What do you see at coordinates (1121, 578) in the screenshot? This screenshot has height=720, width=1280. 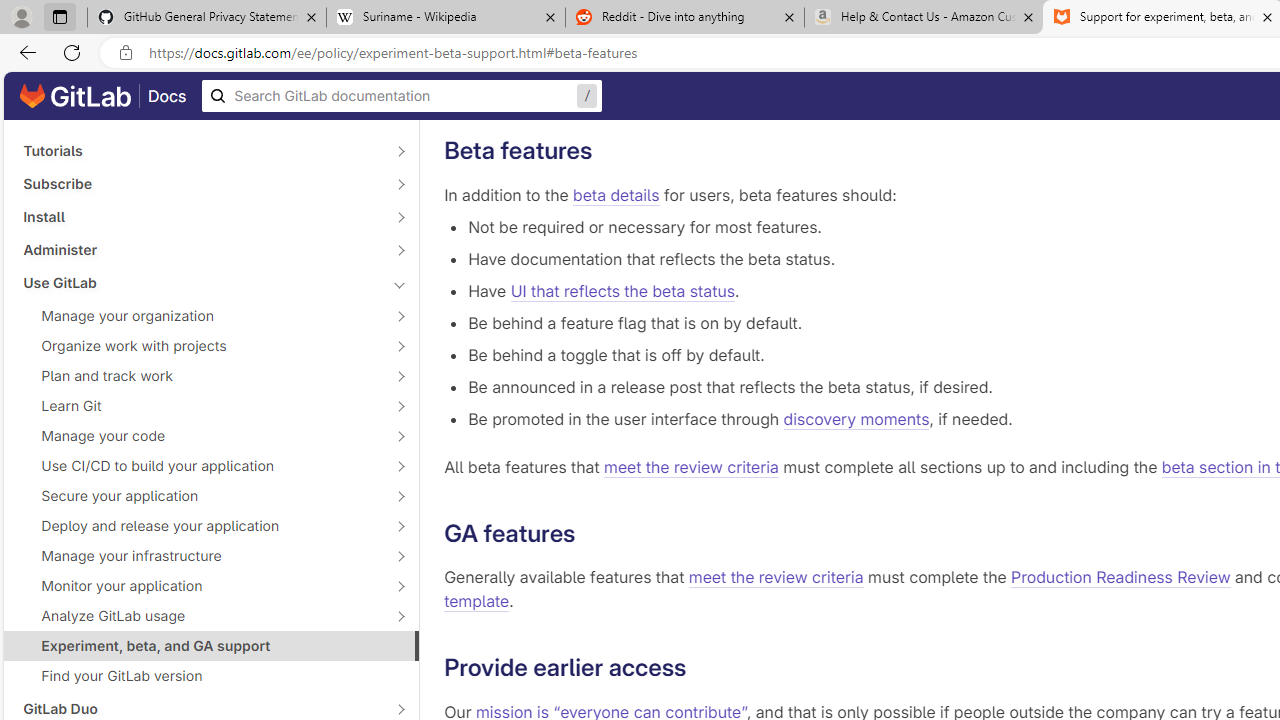 I see `'Production Readiness Review'` at bounding box center [1121, 578].